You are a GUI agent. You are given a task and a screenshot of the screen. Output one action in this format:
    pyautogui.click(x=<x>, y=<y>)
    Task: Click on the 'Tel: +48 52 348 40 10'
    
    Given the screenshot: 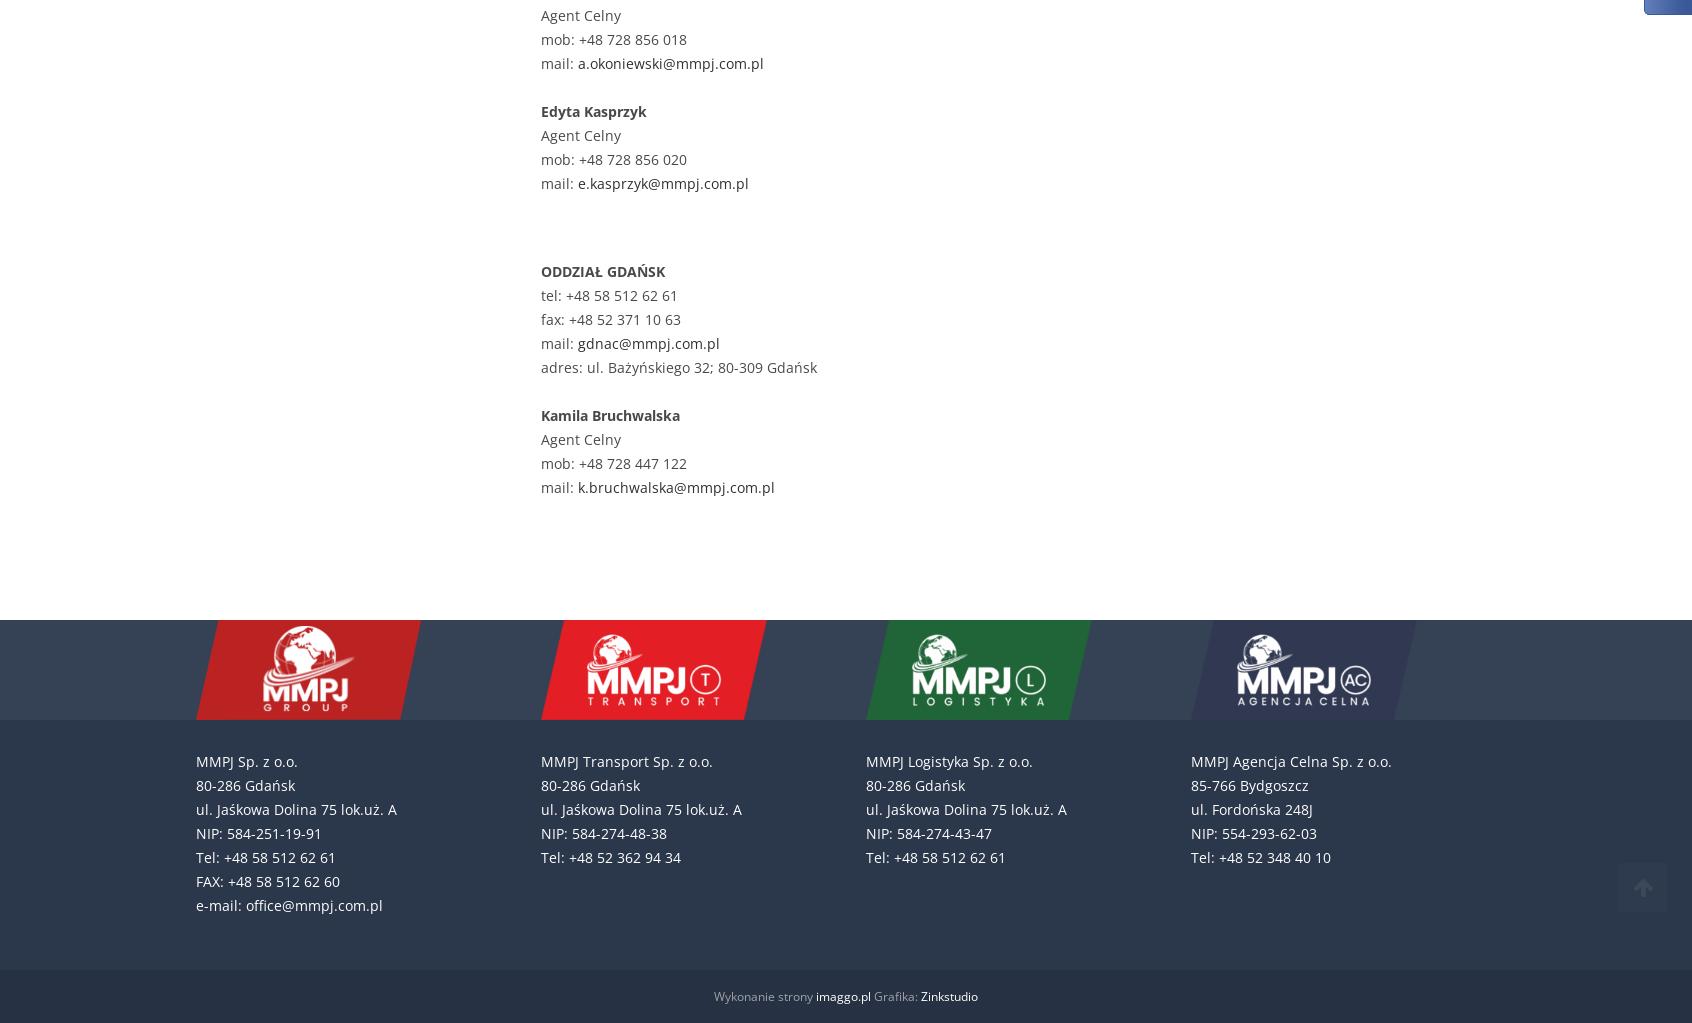 What is the action you would take?
    pyautogui.click(x=1261, y=856)
    